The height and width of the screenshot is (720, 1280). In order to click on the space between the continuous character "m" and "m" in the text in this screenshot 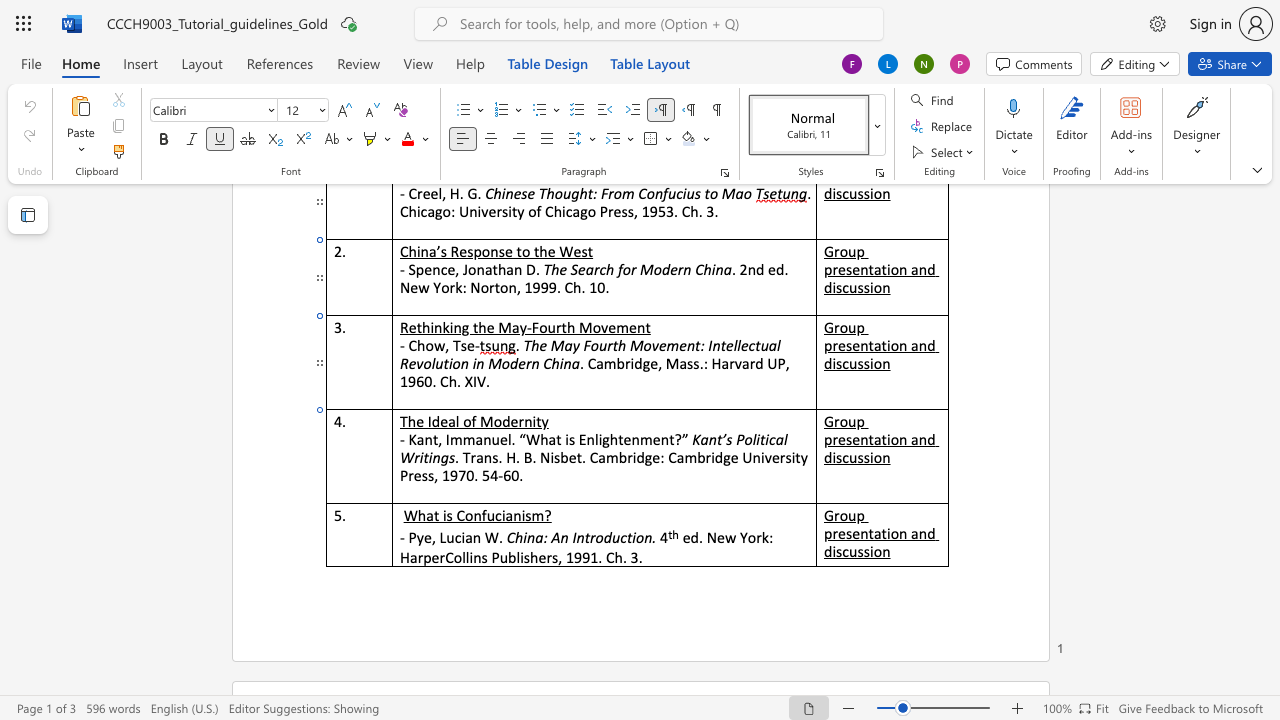, I will do `click(461, 438)`.